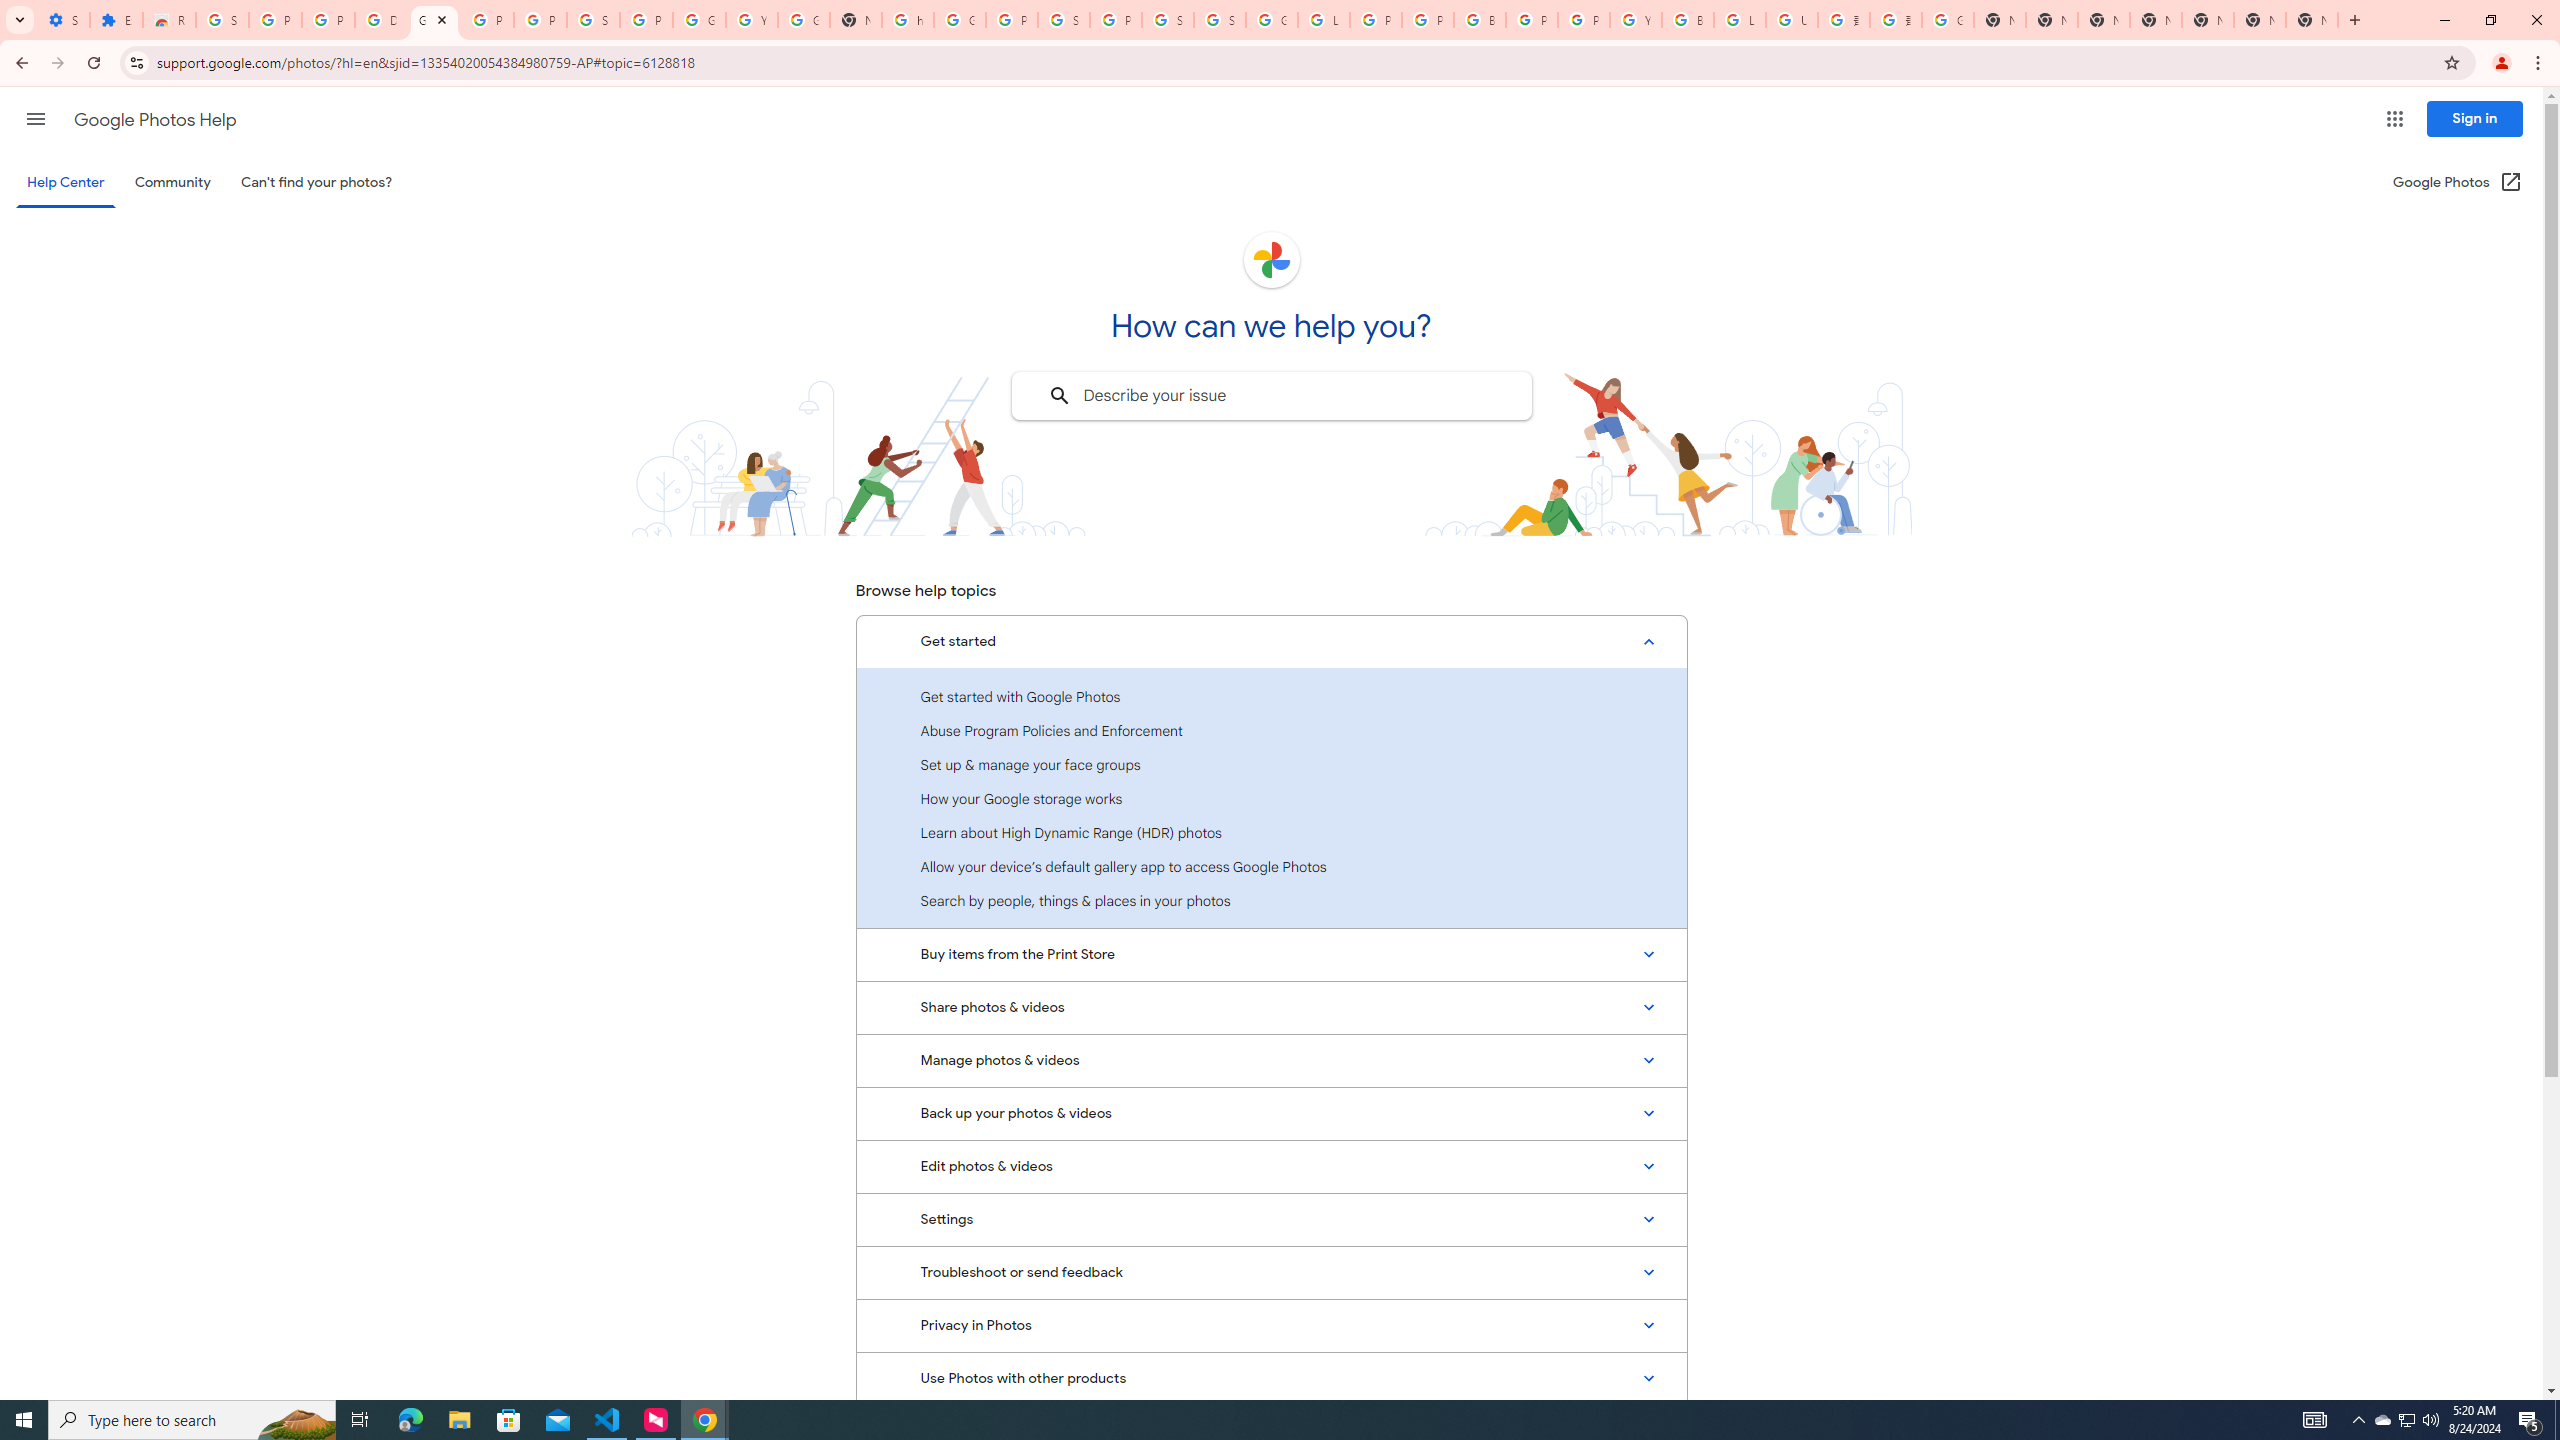 The image size is (2560, 1440). What do you see at coordinates (64, 19) in the screenshot?
I see `'Settings - On startup'` at bounding box center [64, 19].